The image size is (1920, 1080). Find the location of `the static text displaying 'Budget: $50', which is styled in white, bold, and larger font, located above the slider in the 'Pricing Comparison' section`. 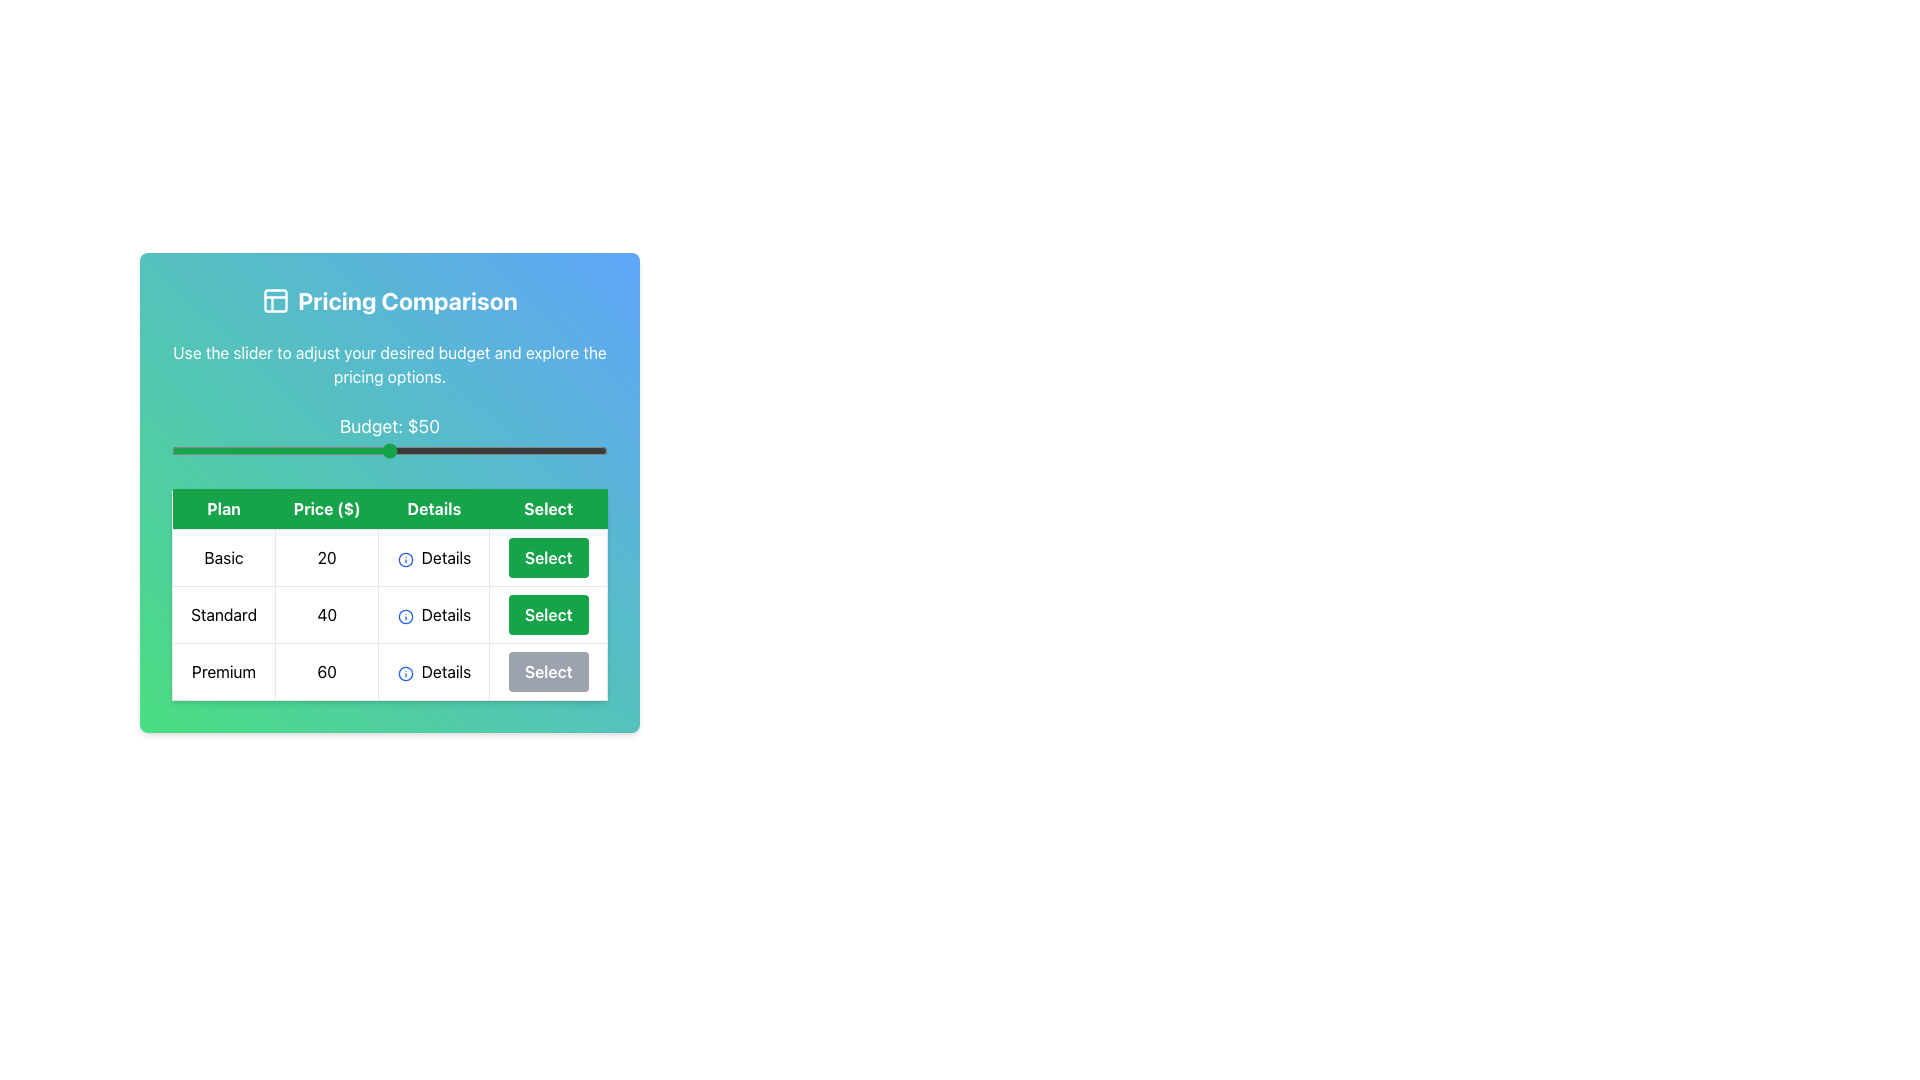

the static text displaying 'Budget: $50', which is styled in white, bold, and larger font, located above the slider in the 'Pricing Comparison' section is located at coordinates (389, 425).